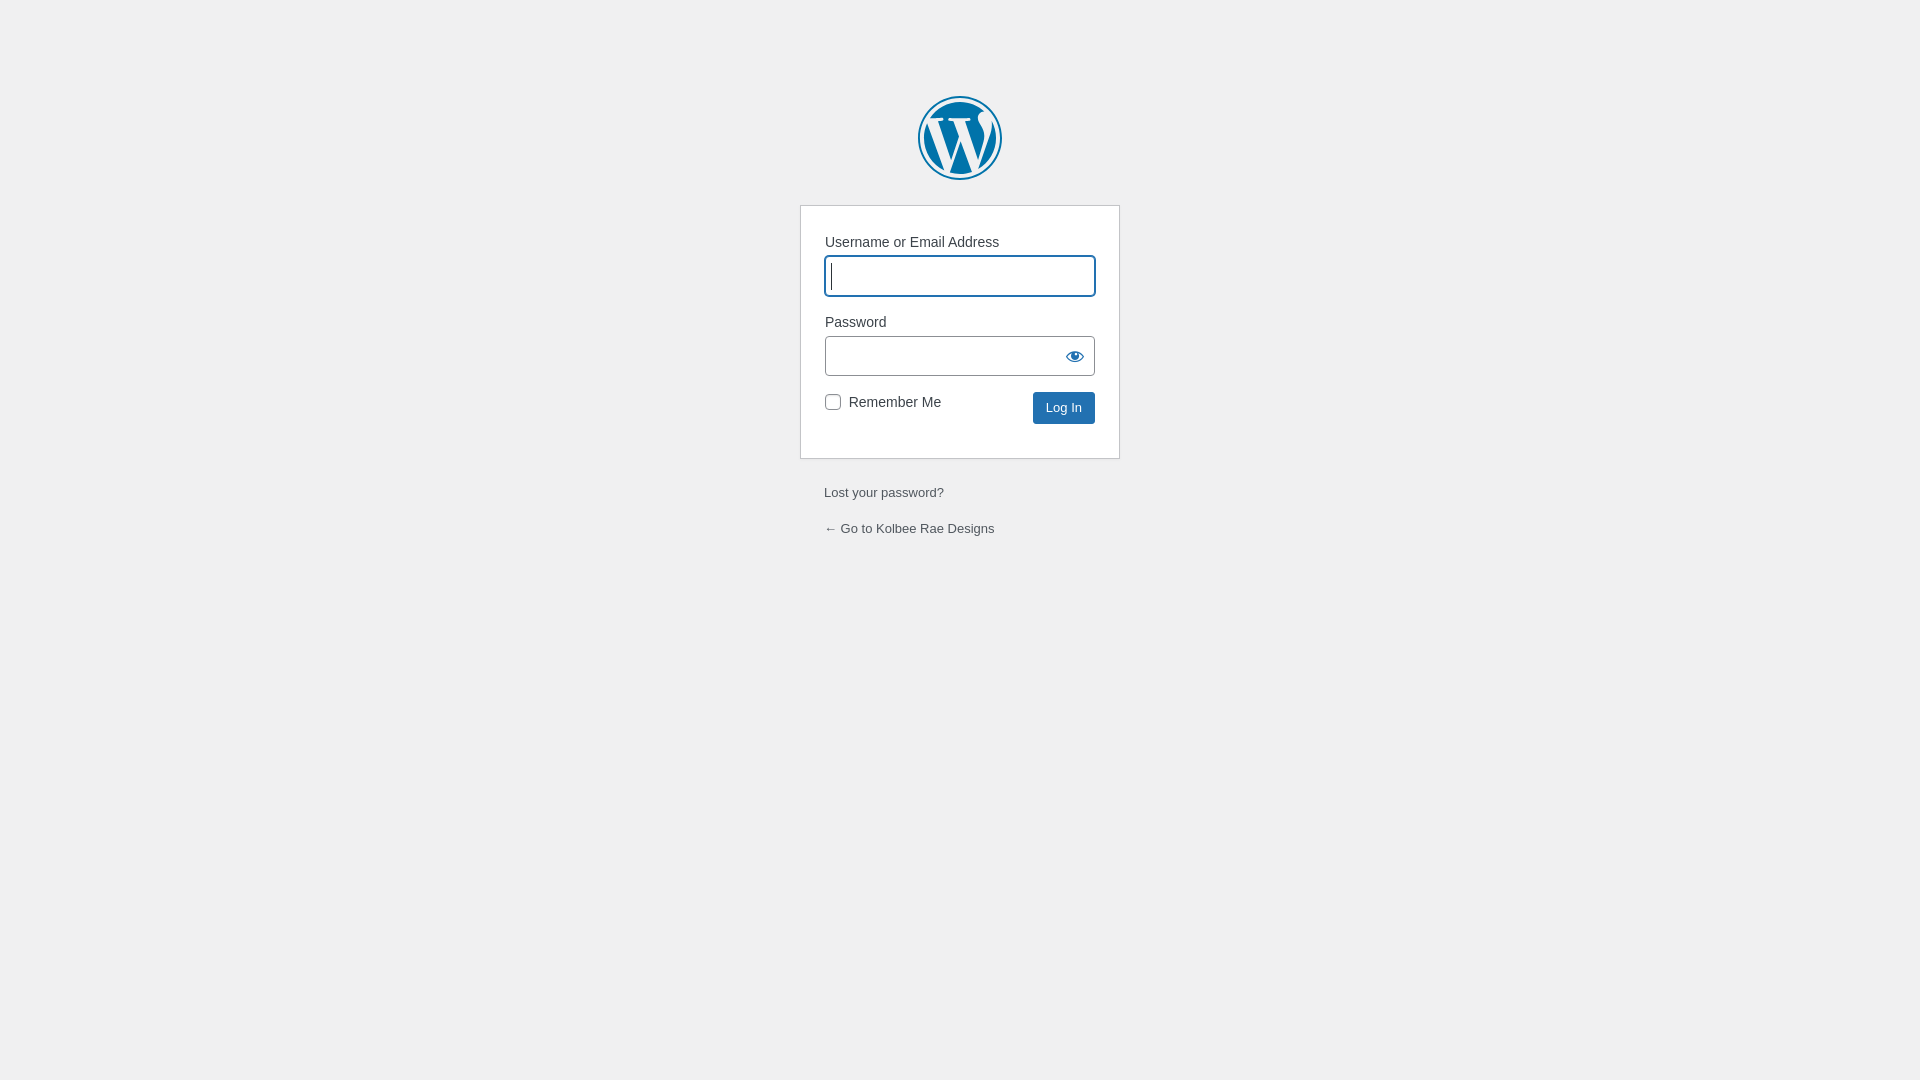 The image size is (1920, 1080). Describe the element at coordinates (1063, 407) in the screenshot. I see `'Log In'` at that location.